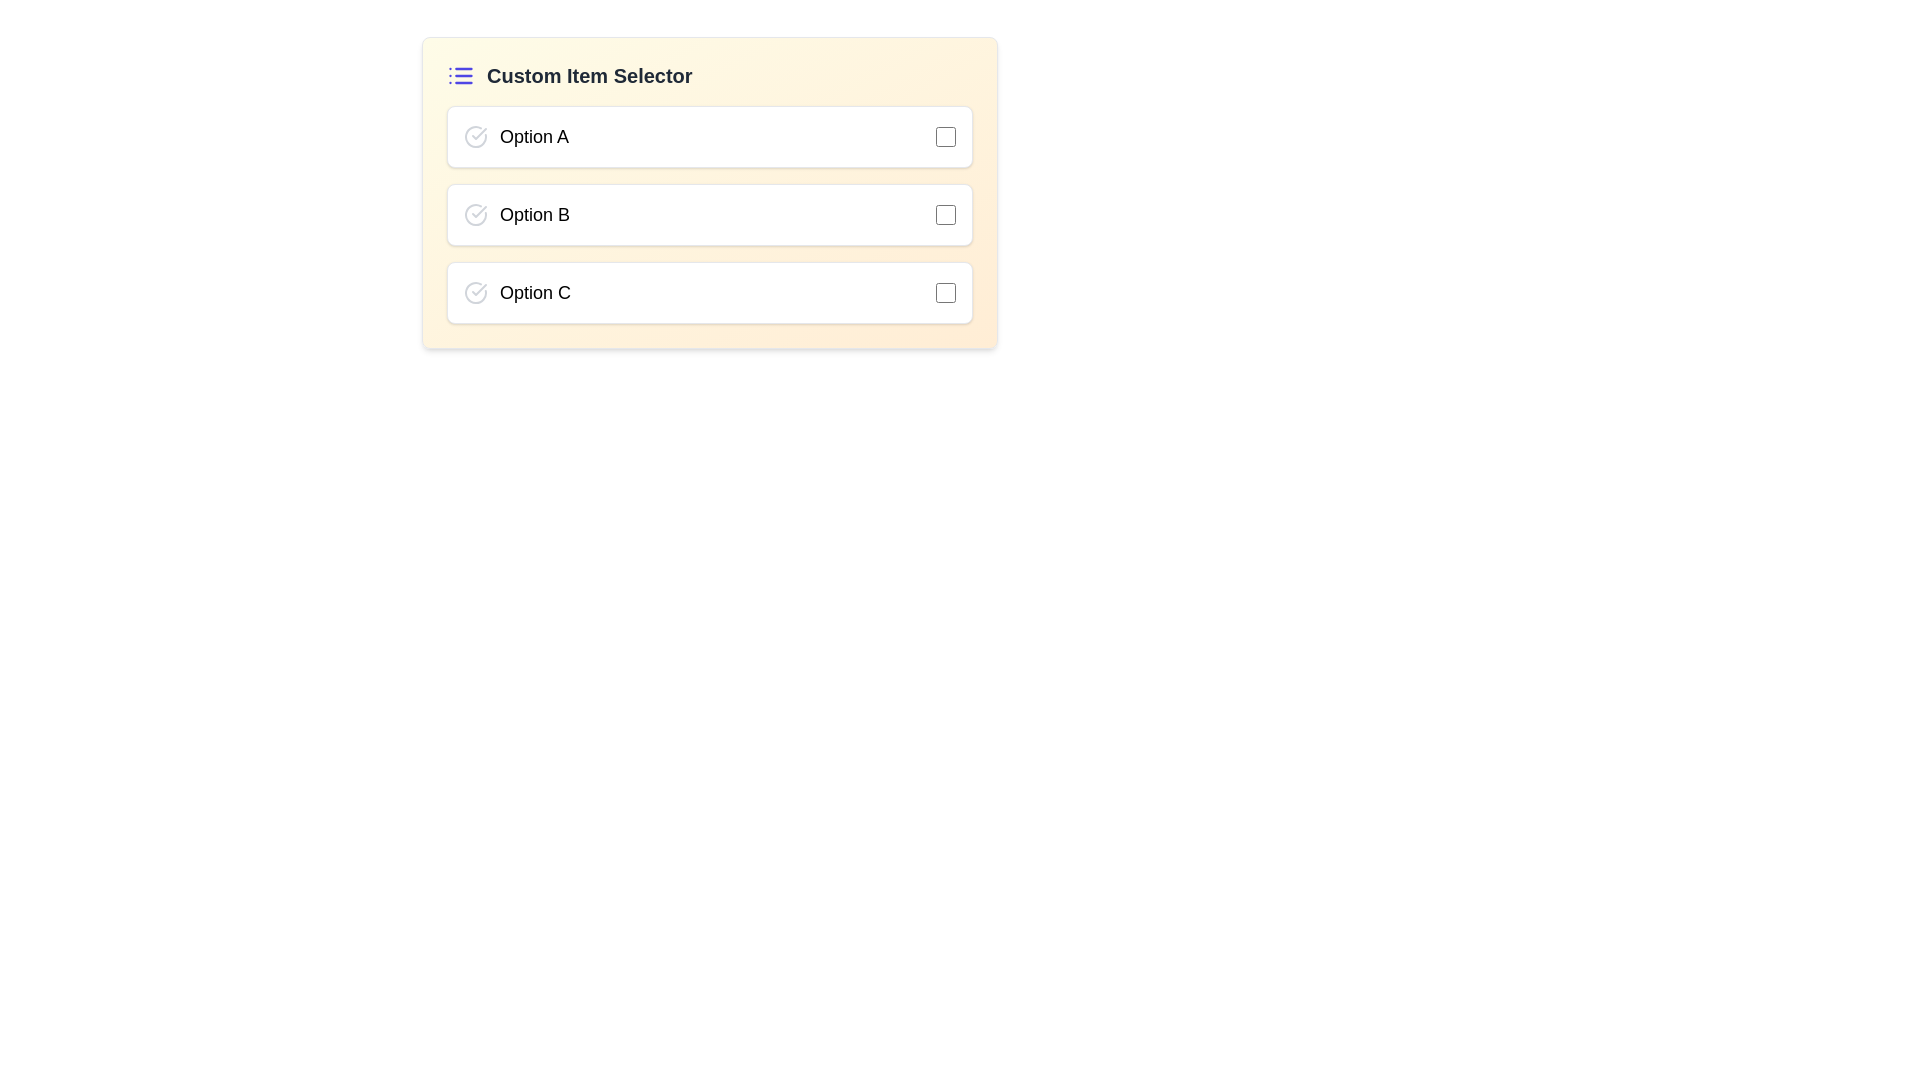 The width and height of the screenshot is (1920, 1080). I want to click on the checkbox in the list of selectable options within the 'Custom Item Selector' card, so click(710, 215).